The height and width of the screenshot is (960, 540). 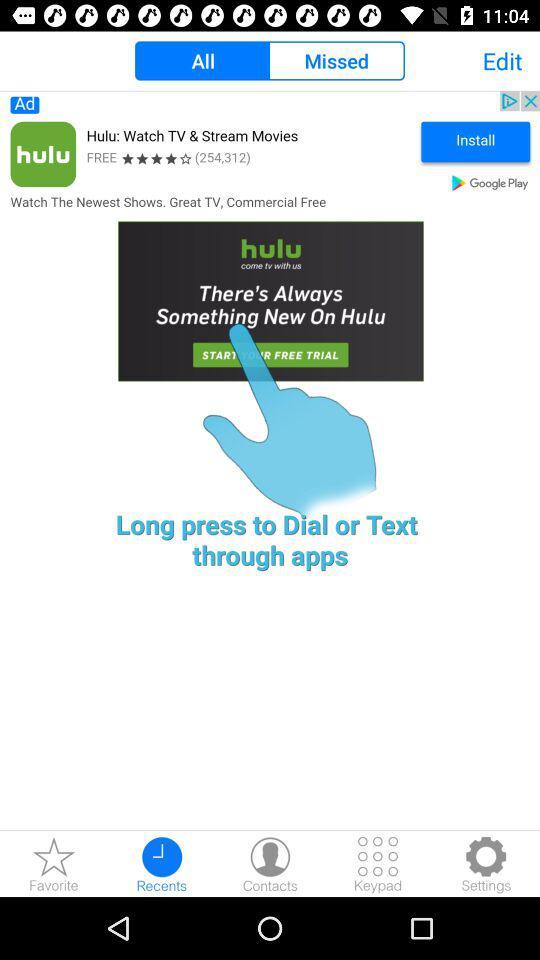 What do you see at coordinates (270, 863) in the screenshot?
I see `contacts detail` at bounding box center [270, 863].